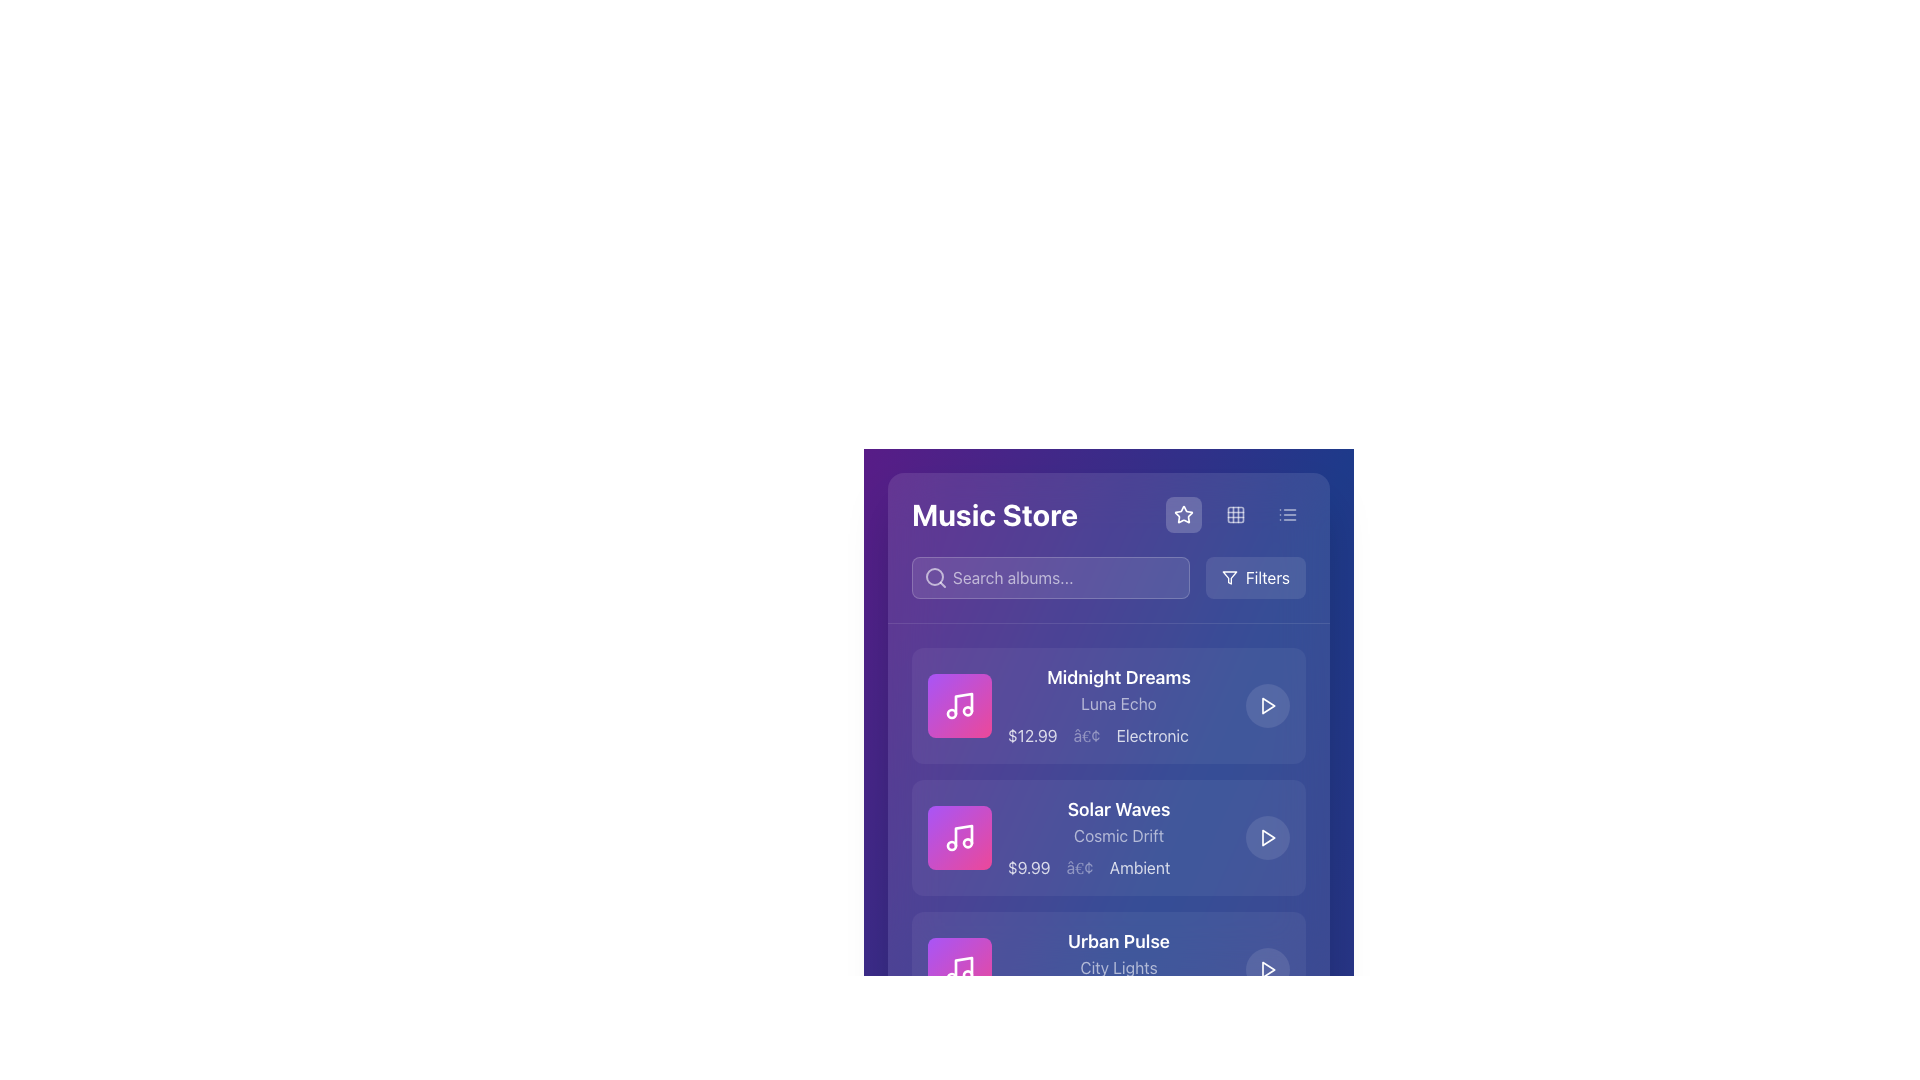  Describe the element at coordinates (1266, 704) in the screenshot. I see `the triangular play icon button with white strokes situated within a circular button, located to the right of the 'Midnight Dreams' text description` at that location.